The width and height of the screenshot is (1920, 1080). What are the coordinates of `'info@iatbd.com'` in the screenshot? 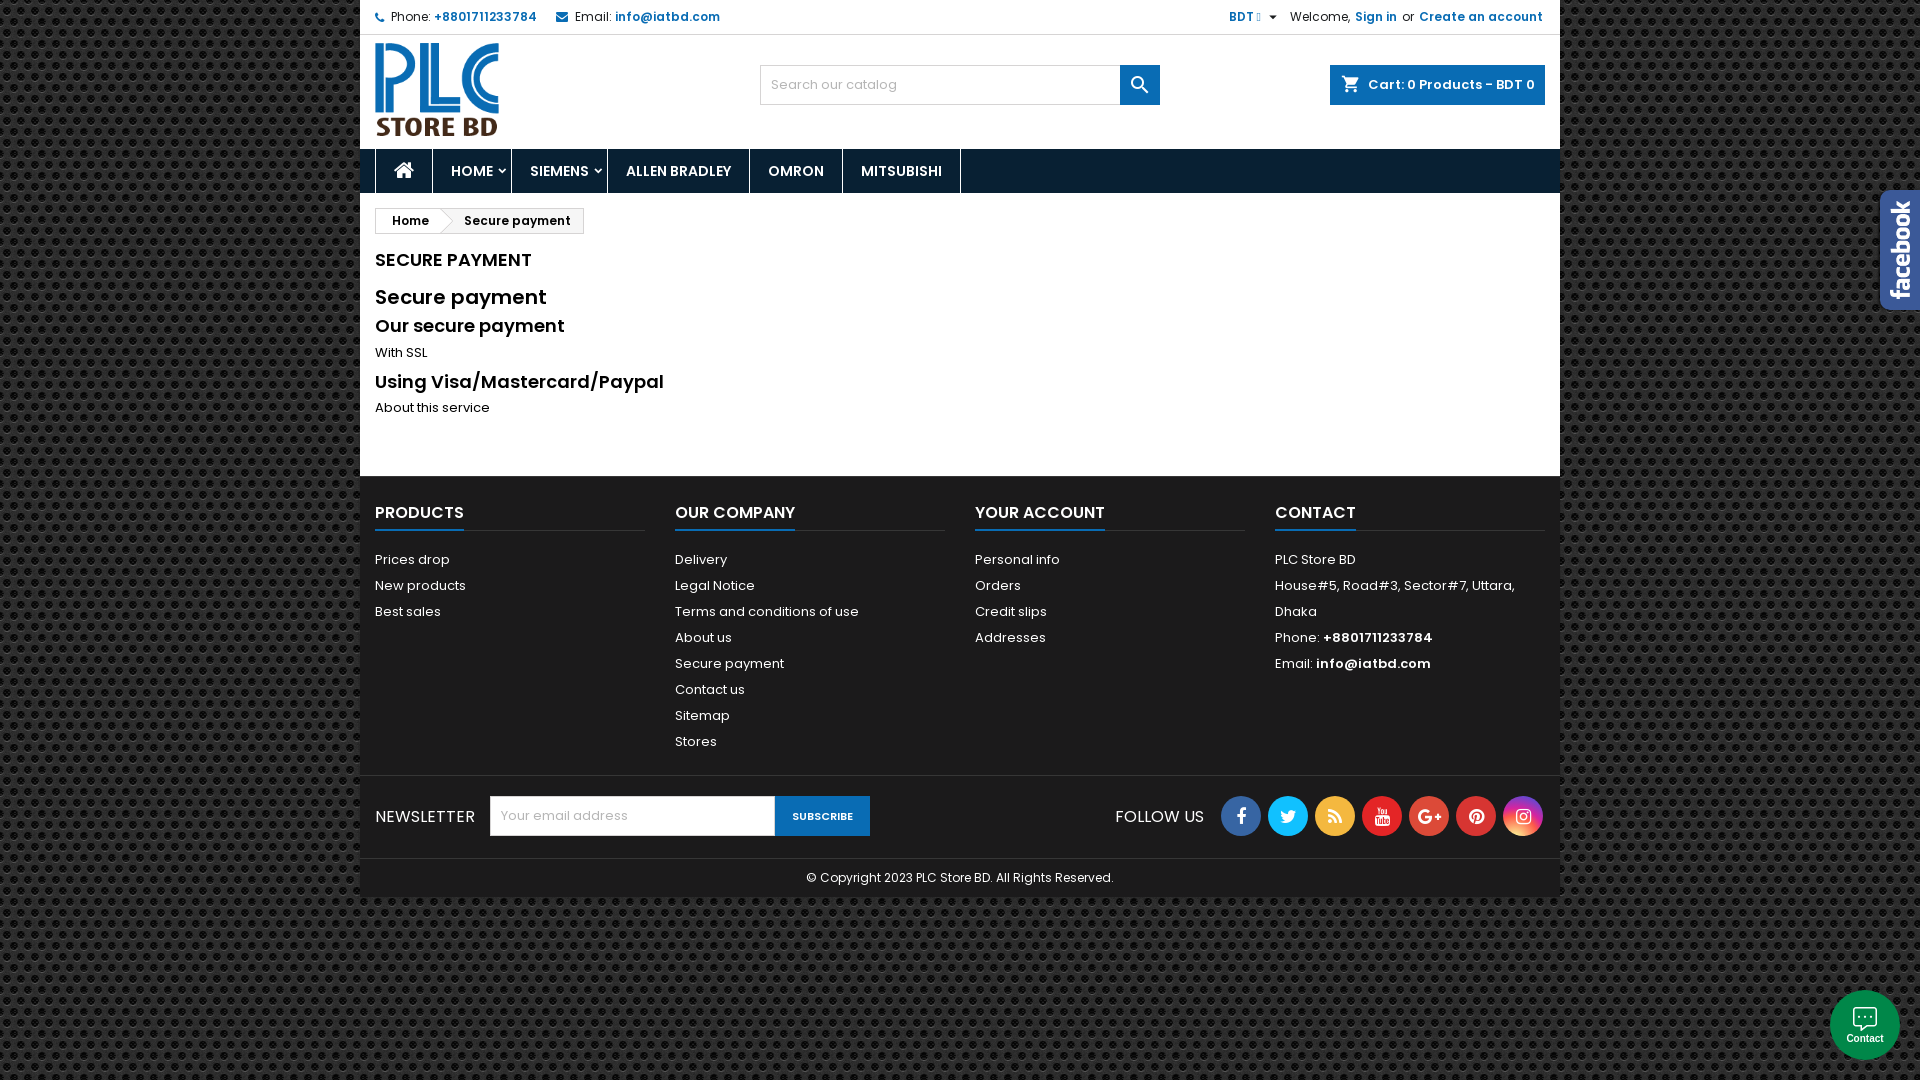 It's located at (667, 16).